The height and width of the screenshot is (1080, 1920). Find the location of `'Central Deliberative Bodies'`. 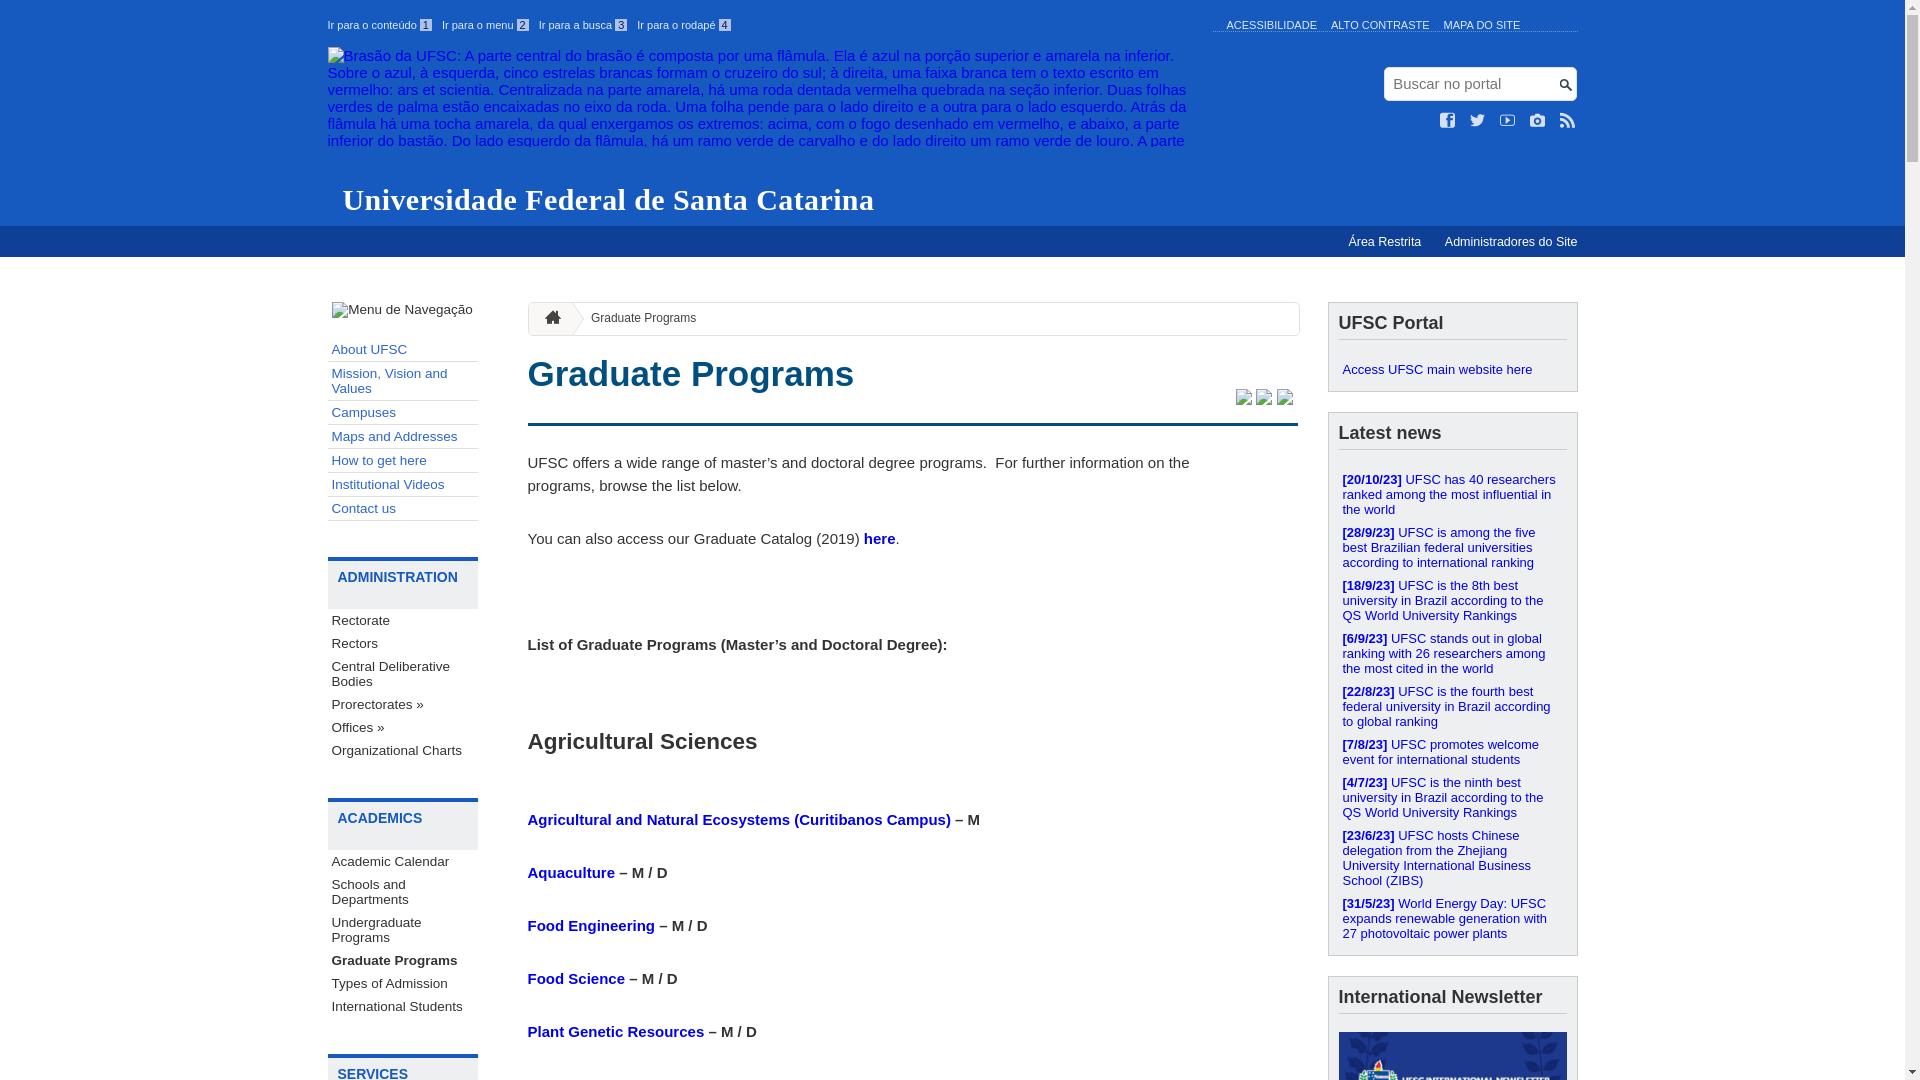

'Central Deliberative Bodies' is located at coordinates (402, 674).